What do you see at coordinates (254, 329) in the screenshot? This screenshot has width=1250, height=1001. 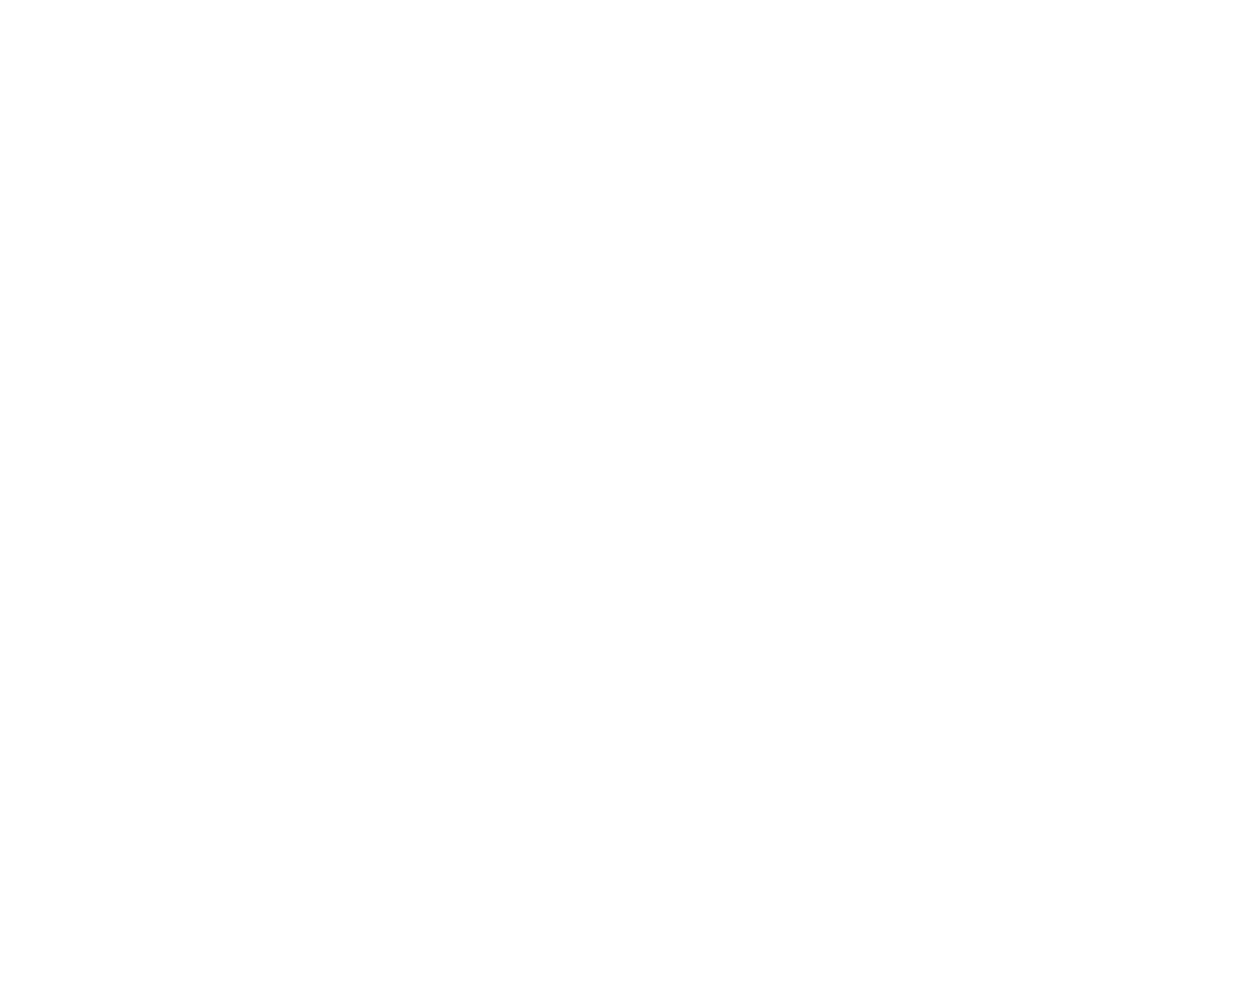 I see `'European EMC Products Ltd are registered to BS EN ISO 9001:2015, Certificate No. FS 38901'` at bounding box center [254, 329].